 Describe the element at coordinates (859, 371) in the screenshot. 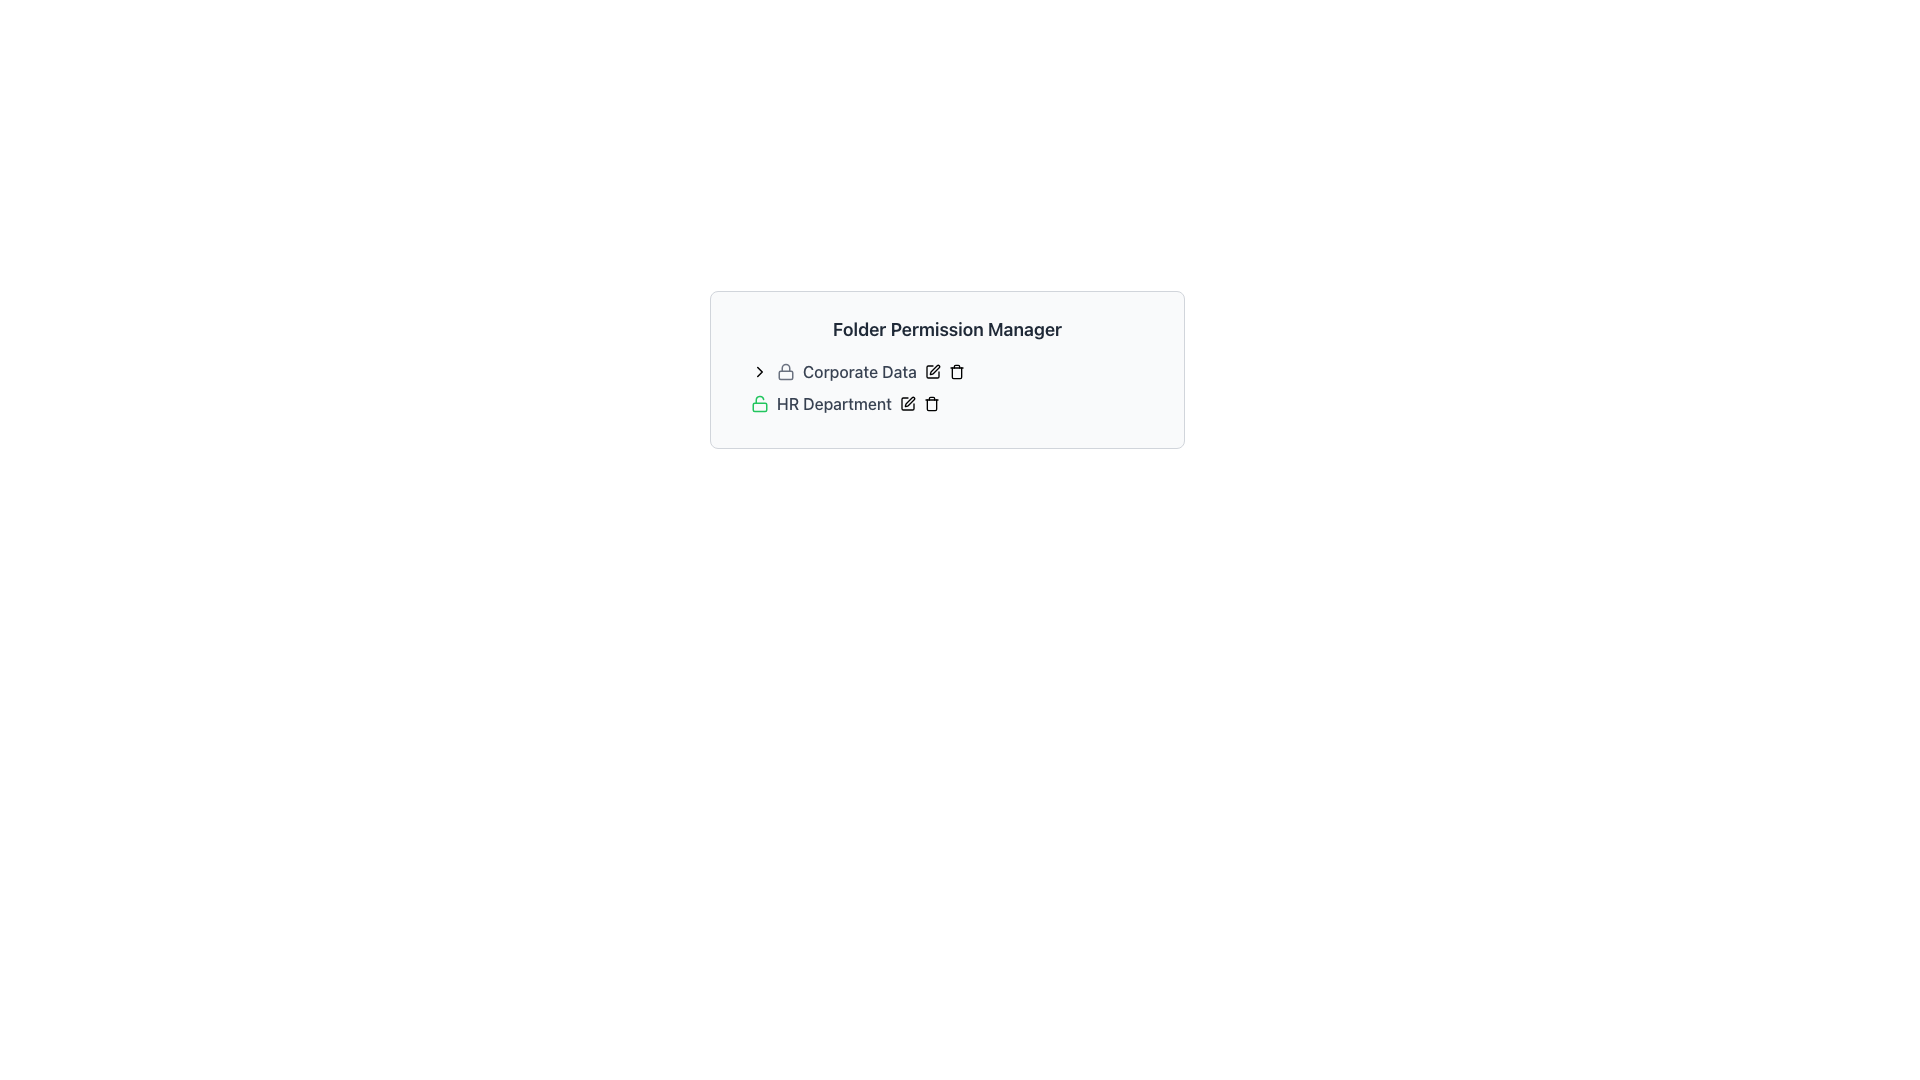

I see `the static text label element displaying 'Corporate Data', which is centrally aligned, gray in color, and located between the lock icon and the edit/trash icons under the 'Folder Permission Manager' heading` at that location.